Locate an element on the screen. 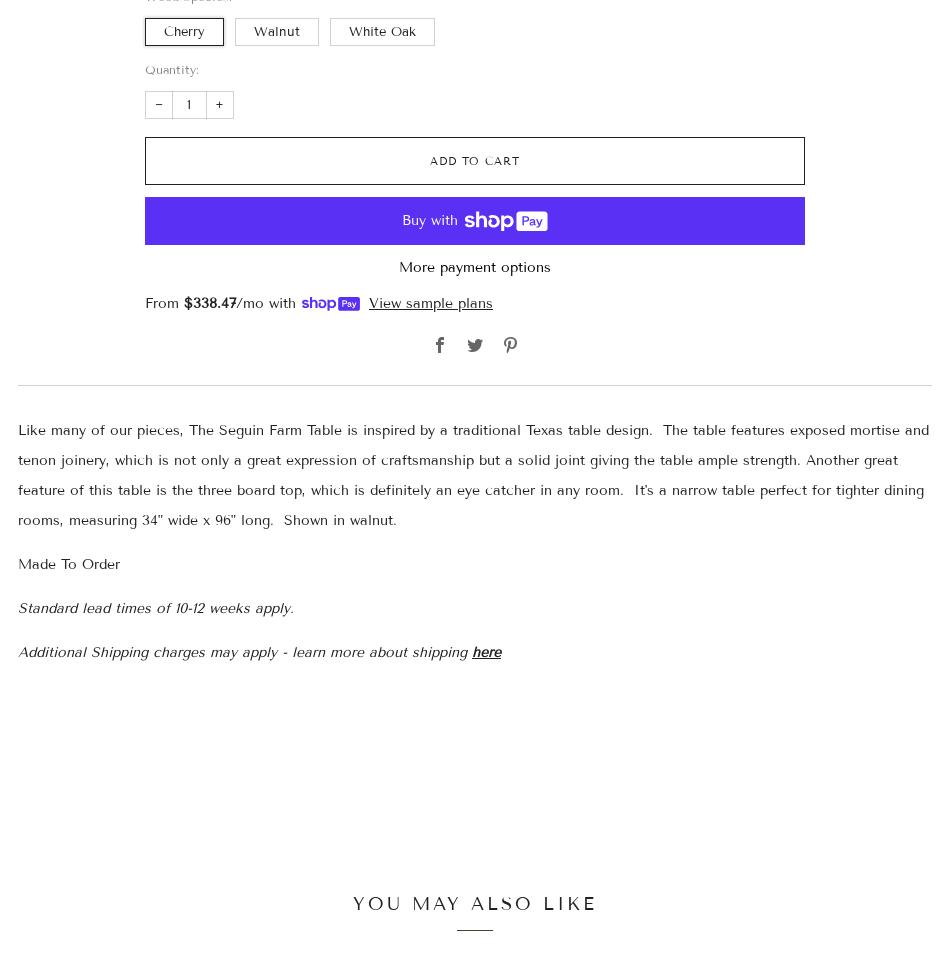  'Made To Order' is located at coordinates (68, 562).